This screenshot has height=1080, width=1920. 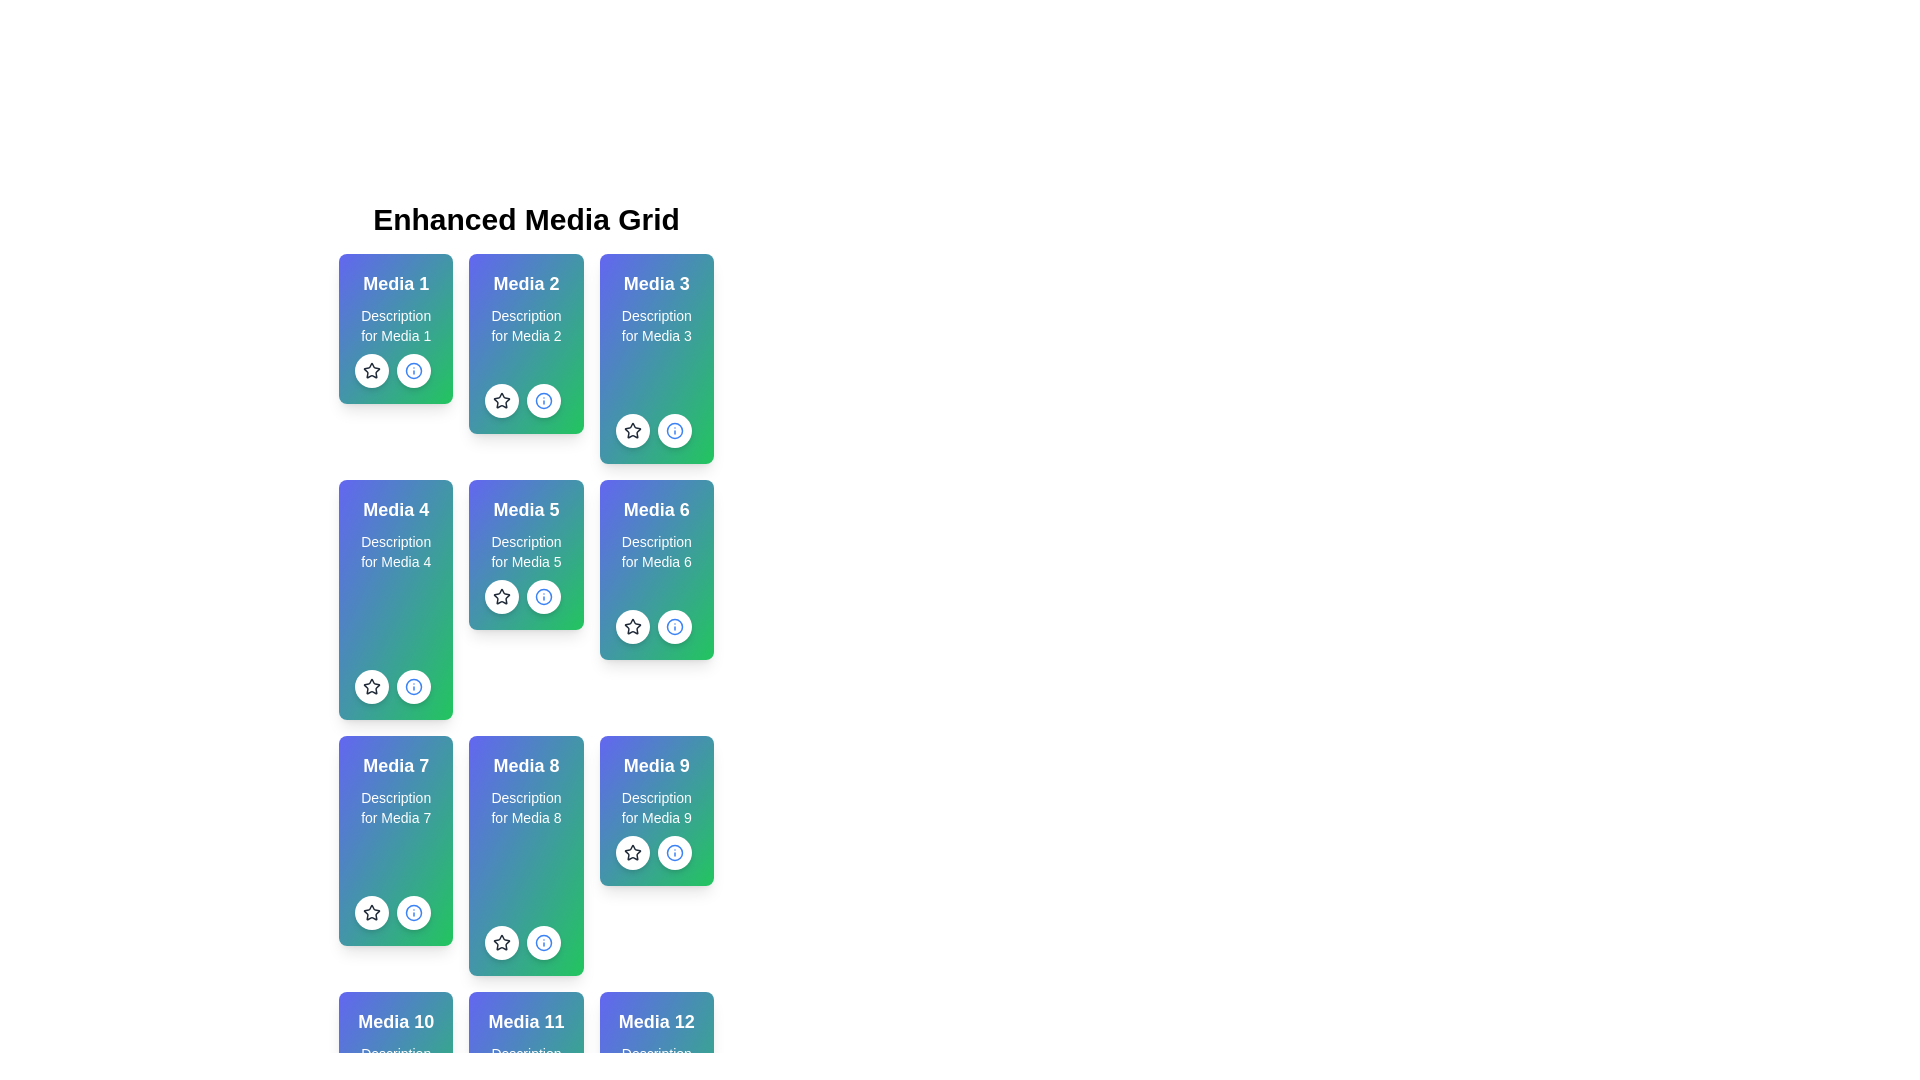 I want to click on the static text display that provides a brief description for 'Media 2', located beneath the title 'Media 2', so click(x=526, y=325).